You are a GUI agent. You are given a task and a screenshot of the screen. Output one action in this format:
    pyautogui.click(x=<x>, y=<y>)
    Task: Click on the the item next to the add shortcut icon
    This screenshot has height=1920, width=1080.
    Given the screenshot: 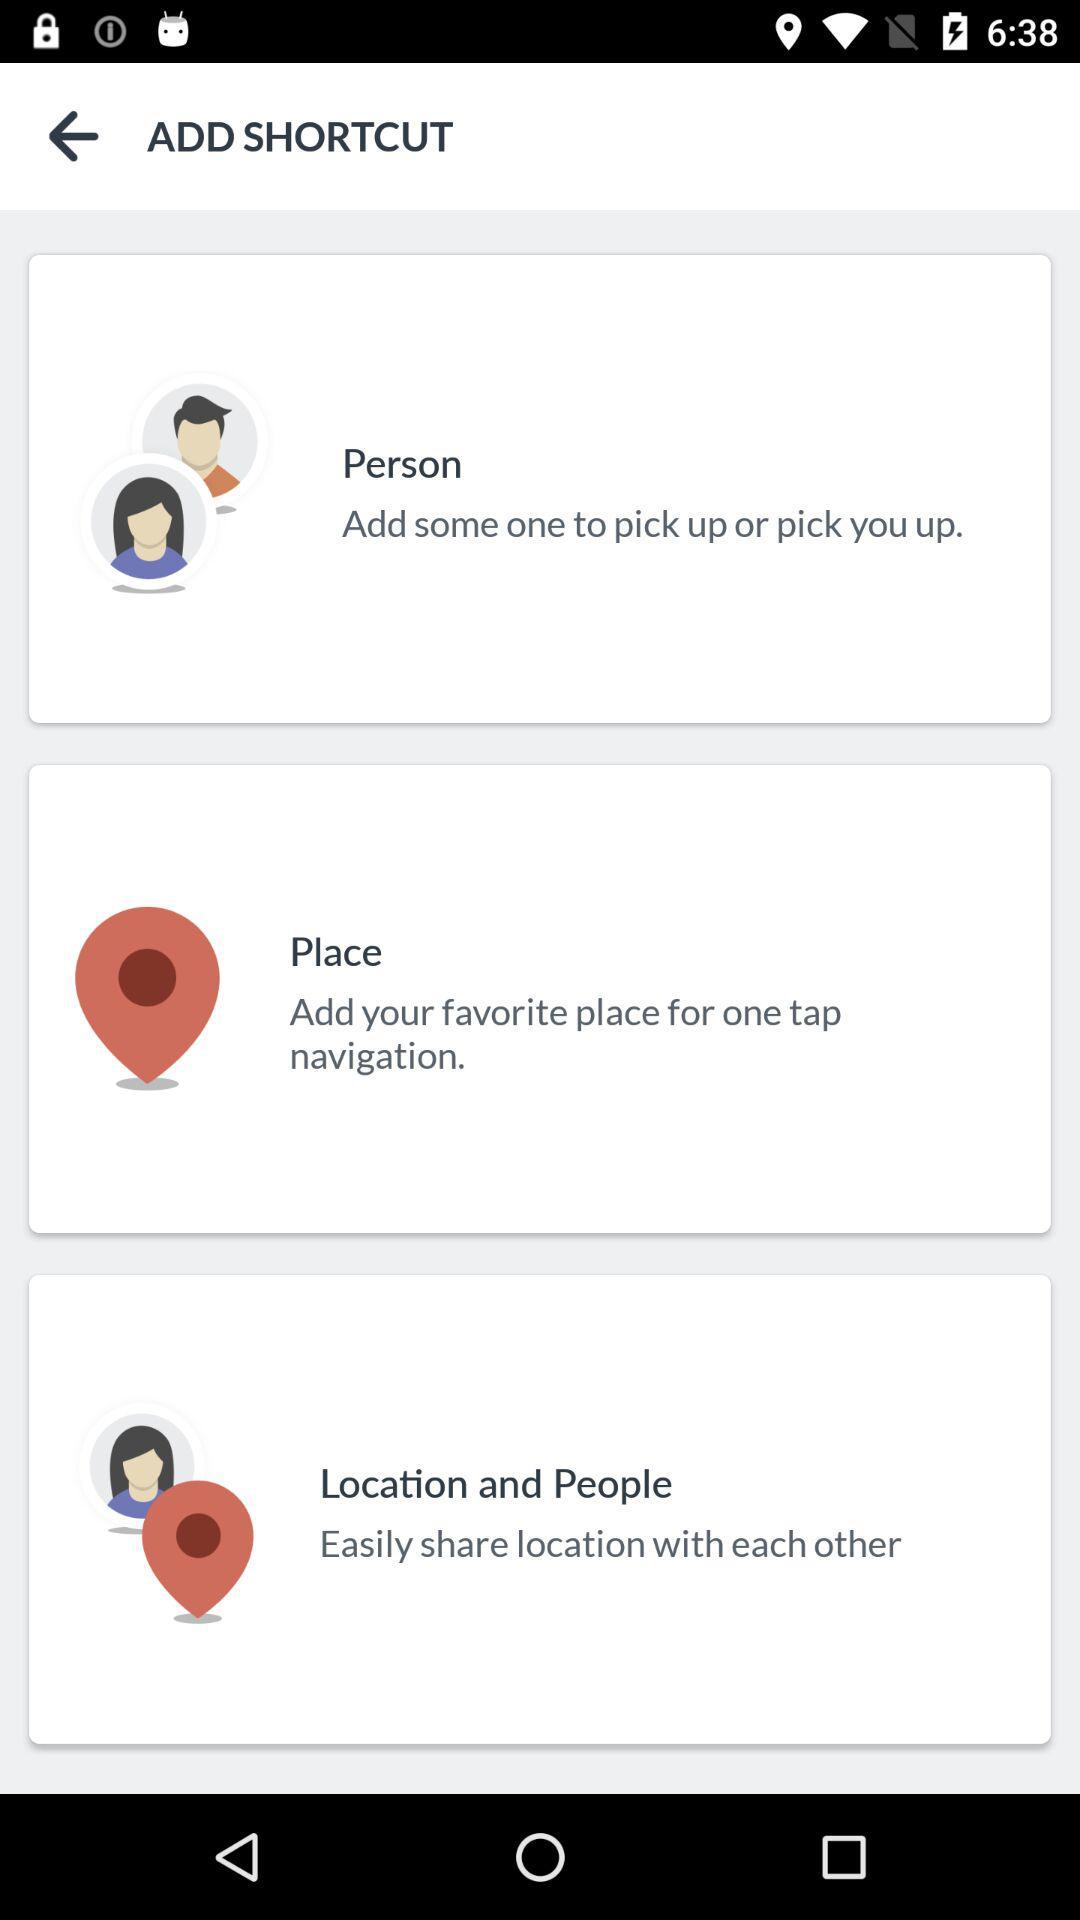 What is the action you would take?
    pyautogui.click(x=72, y=135)
    